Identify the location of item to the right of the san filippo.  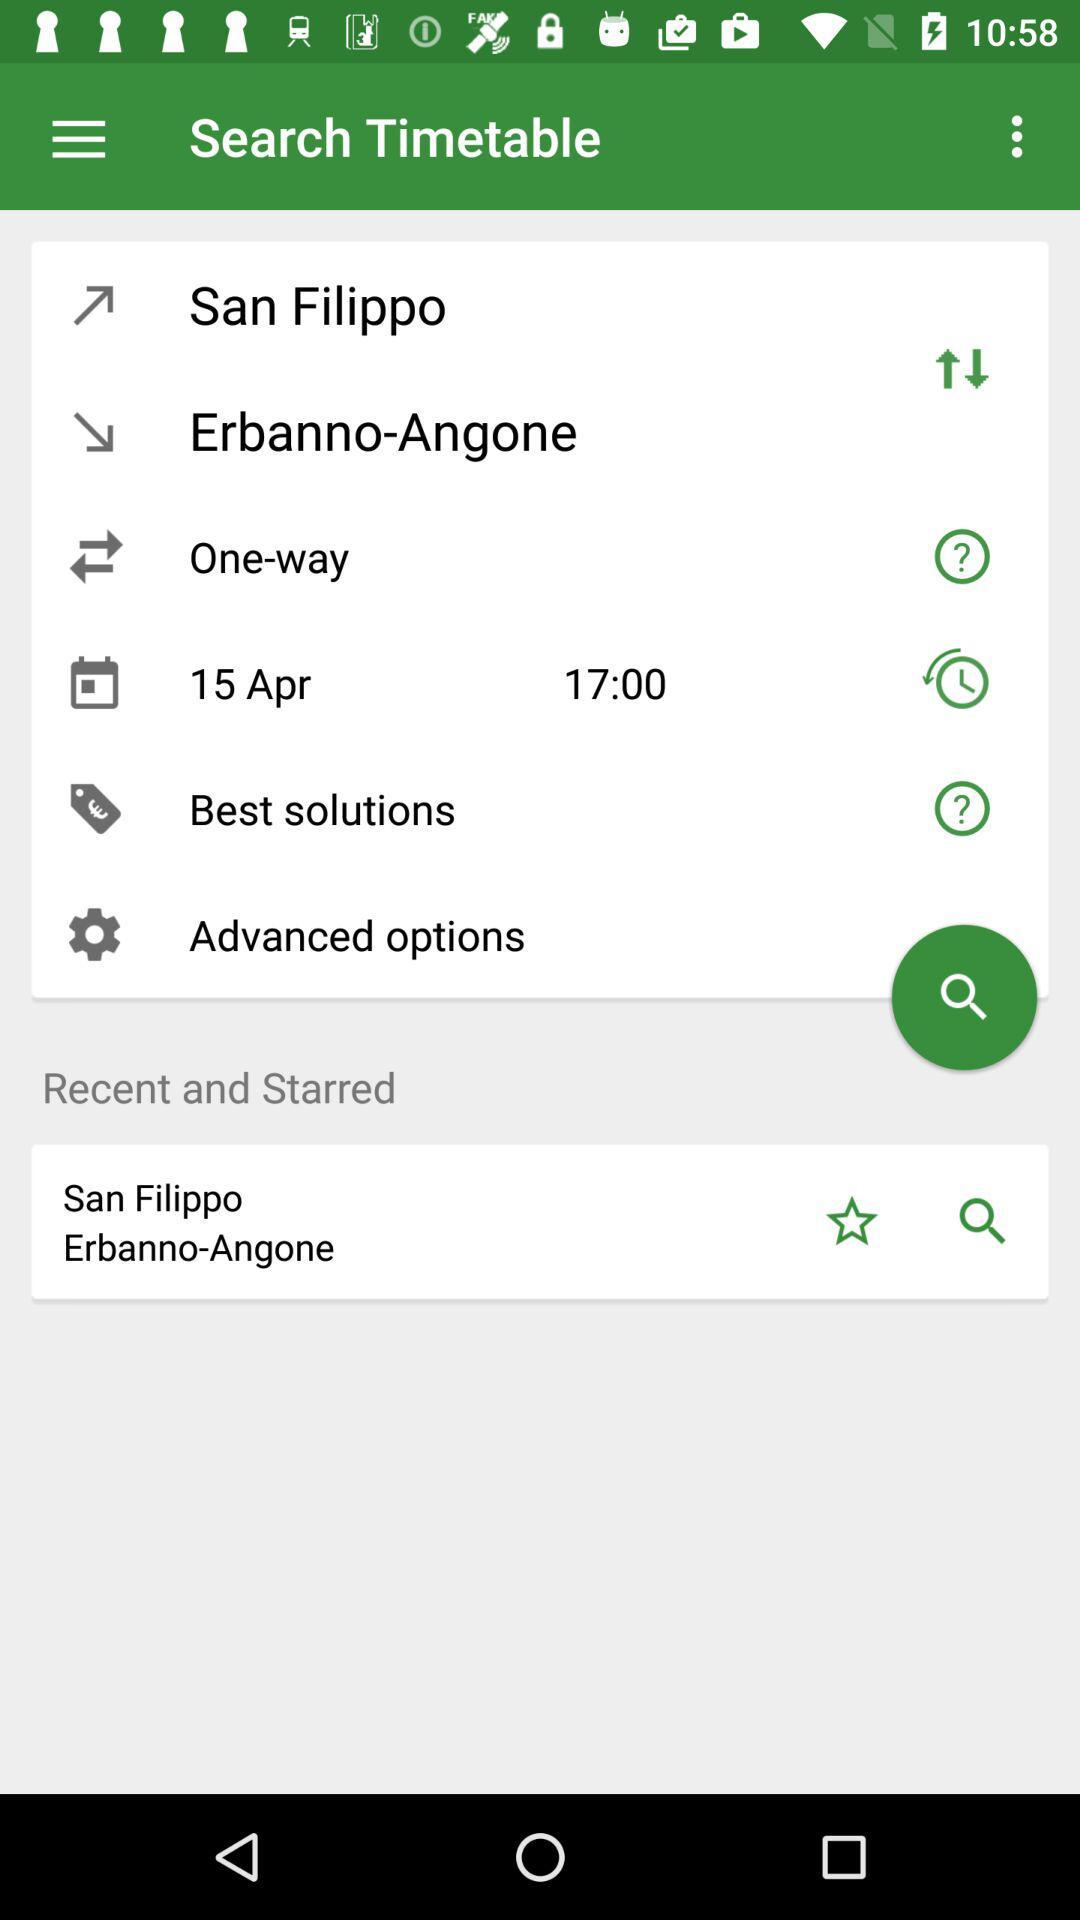
(960, 367).